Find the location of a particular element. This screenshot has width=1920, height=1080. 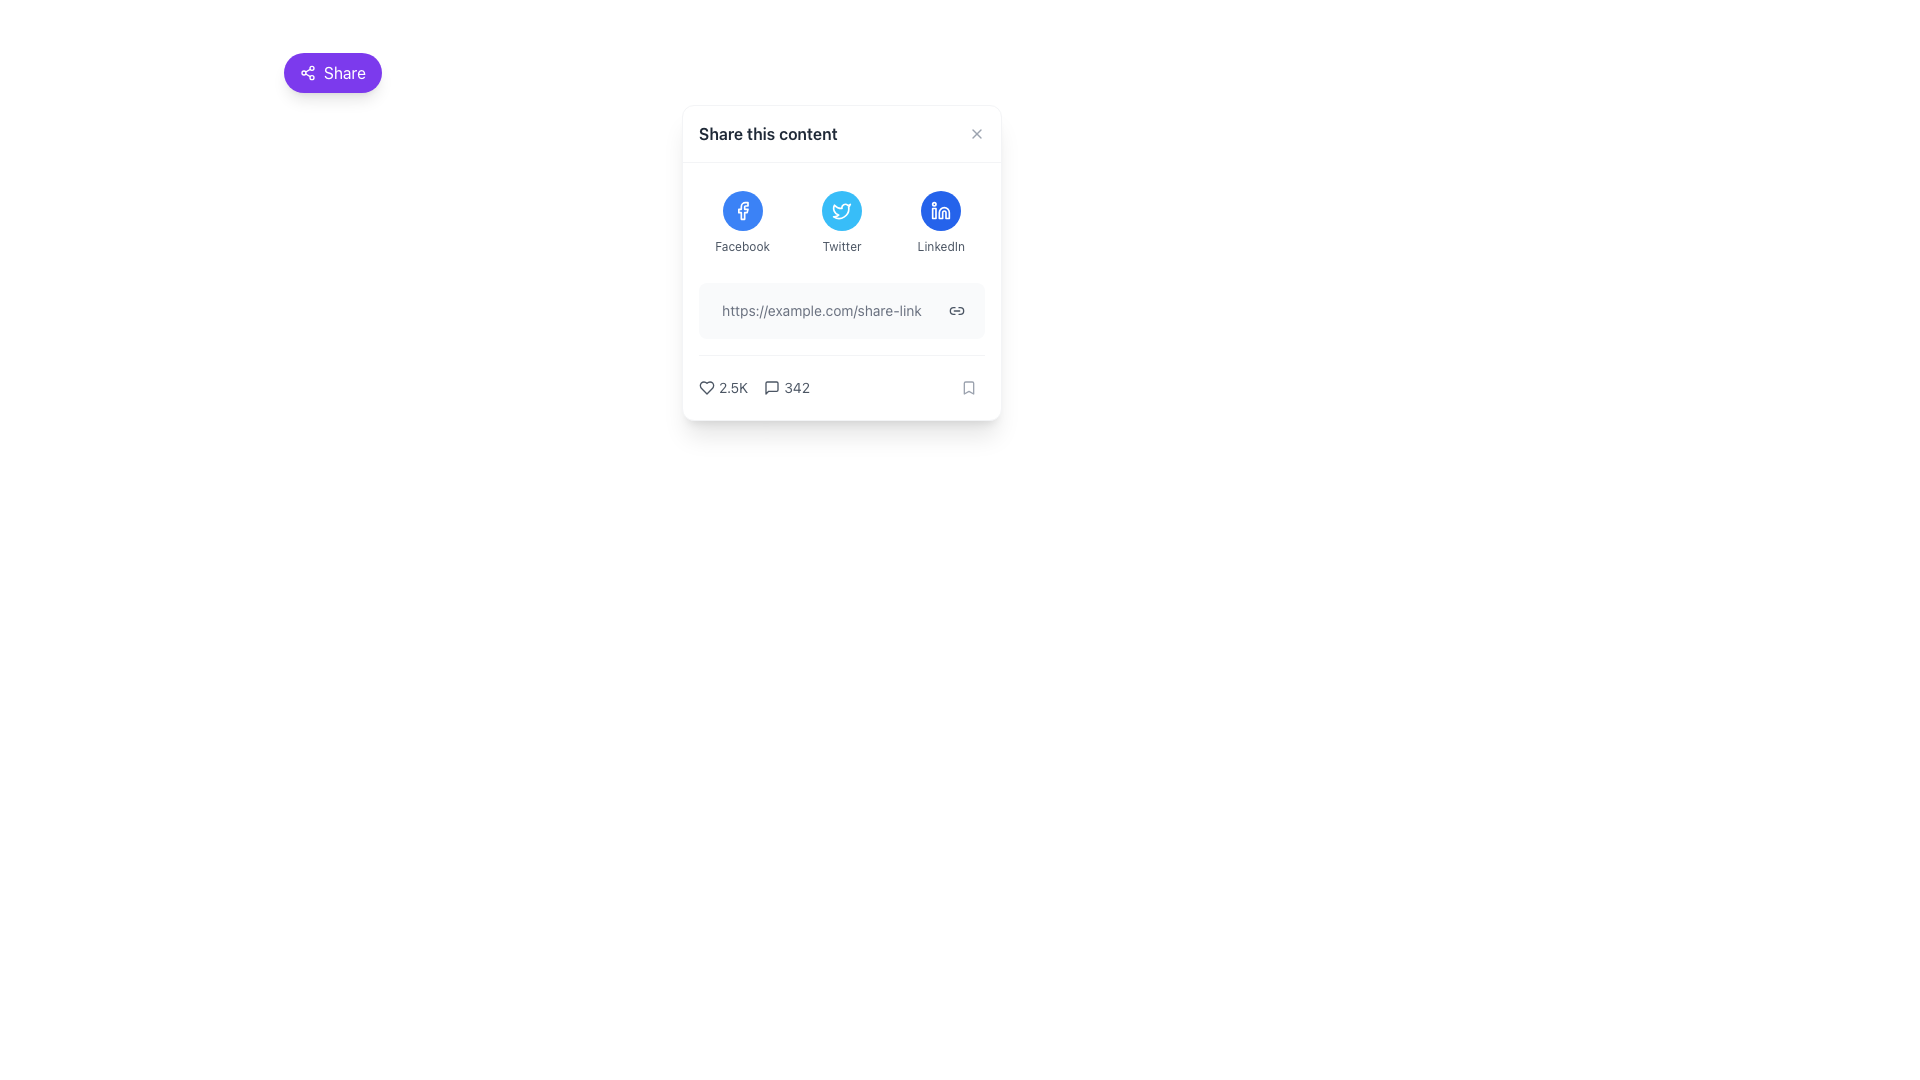

the heart icon located at the bottom left of the card interface within the modal panel to like the content is located at coordinates (753, 388).